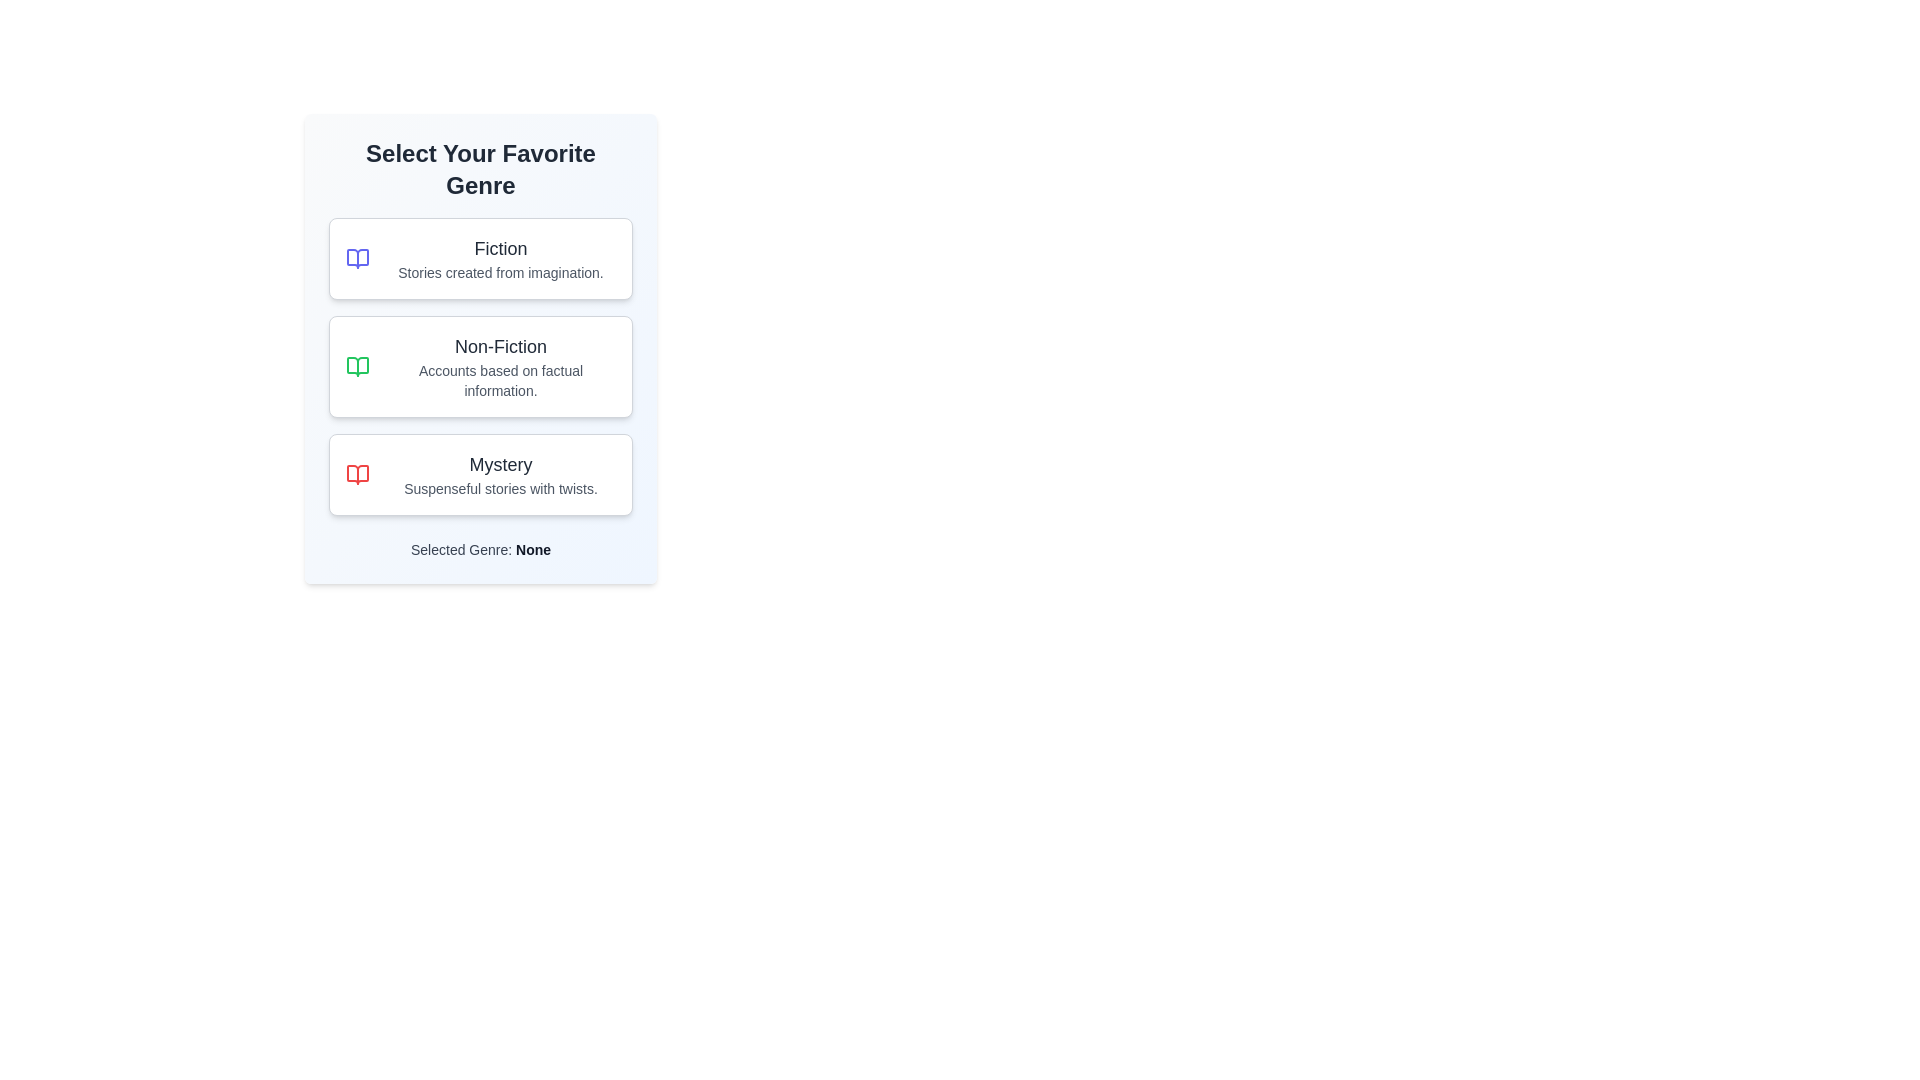 The width and height of the screenshot is (1920, 1080). I want to click on the decorative icon representing the 'Non-Fiction' button in the 'Select Your Favorite Genre' list to visually reinforce the selection theme for users, so click(358, 366).